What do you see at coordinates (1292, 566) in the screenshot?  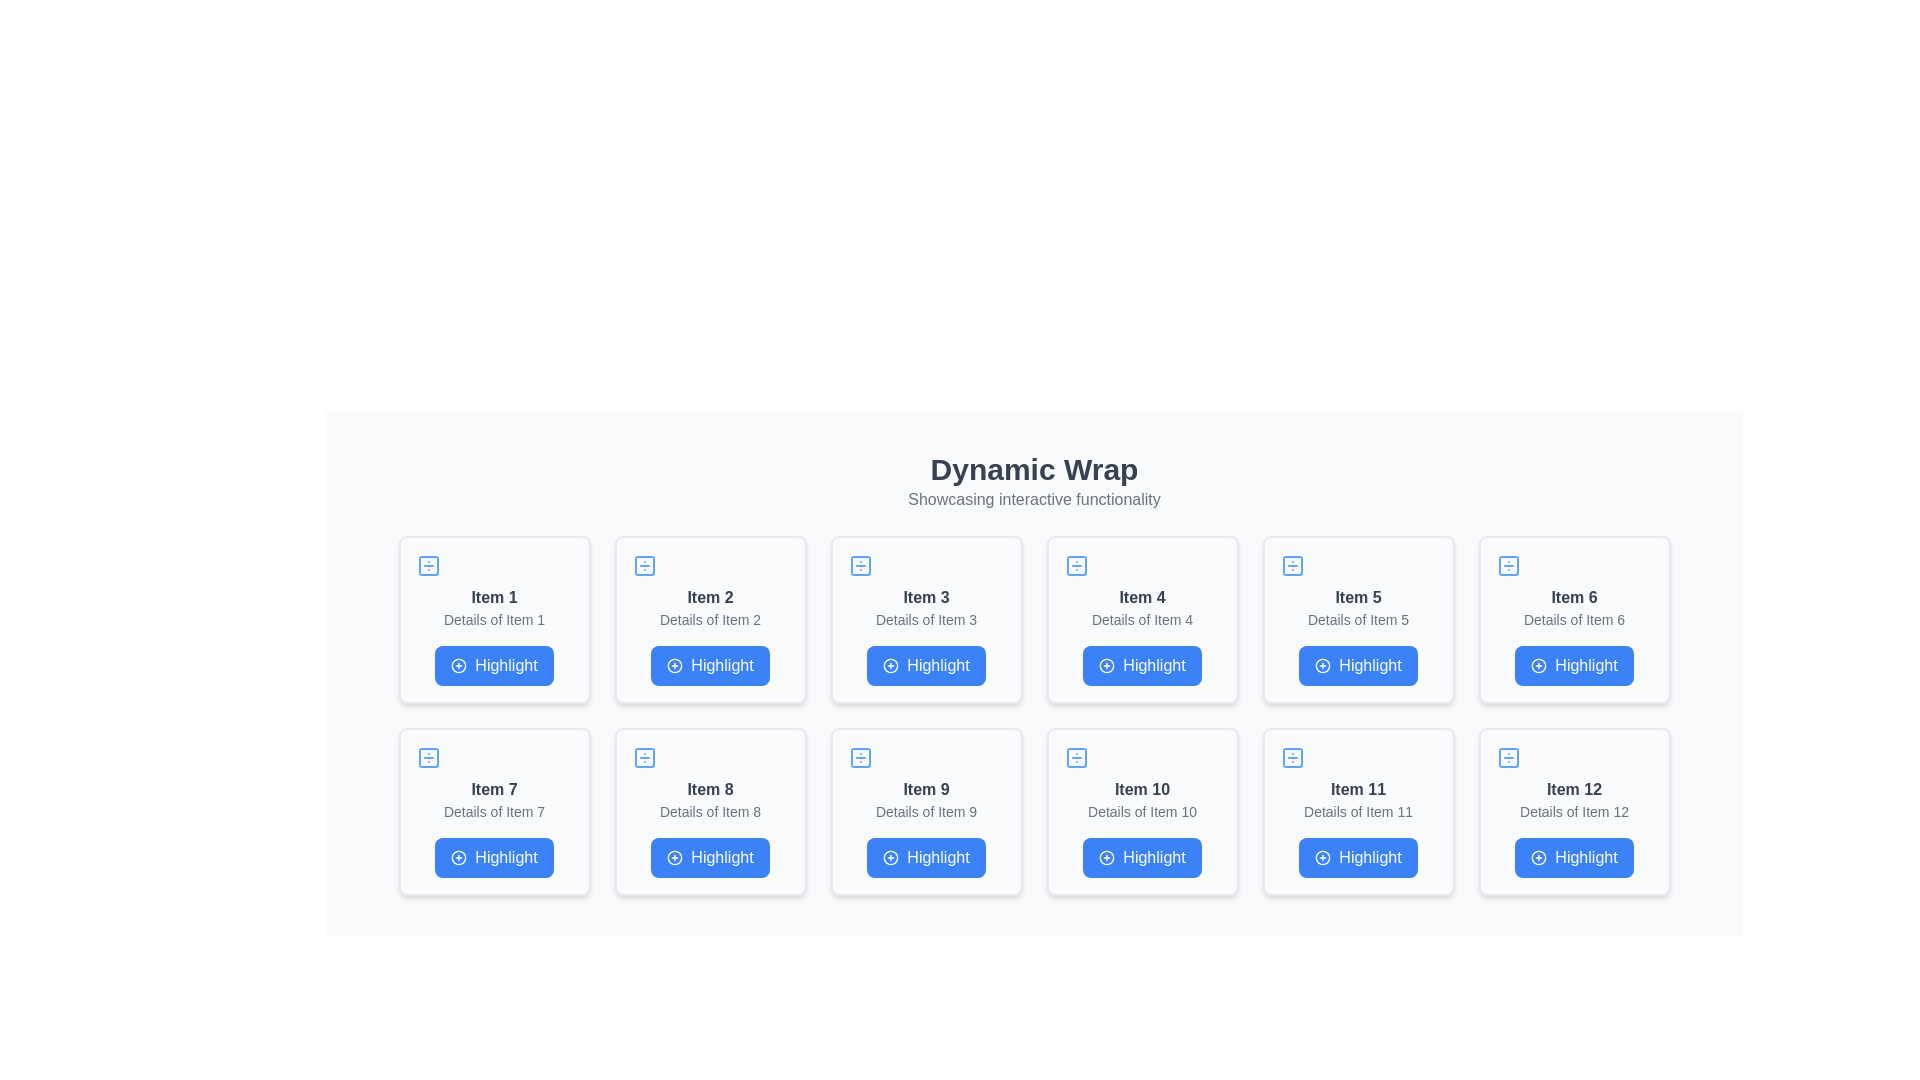 I see `the small light-blue square with rounded corners located at the top-left area of the 'Item 5' card, under the title 'Item 5' and above the 'Highlight' button` at bounding box center [1292, 566].